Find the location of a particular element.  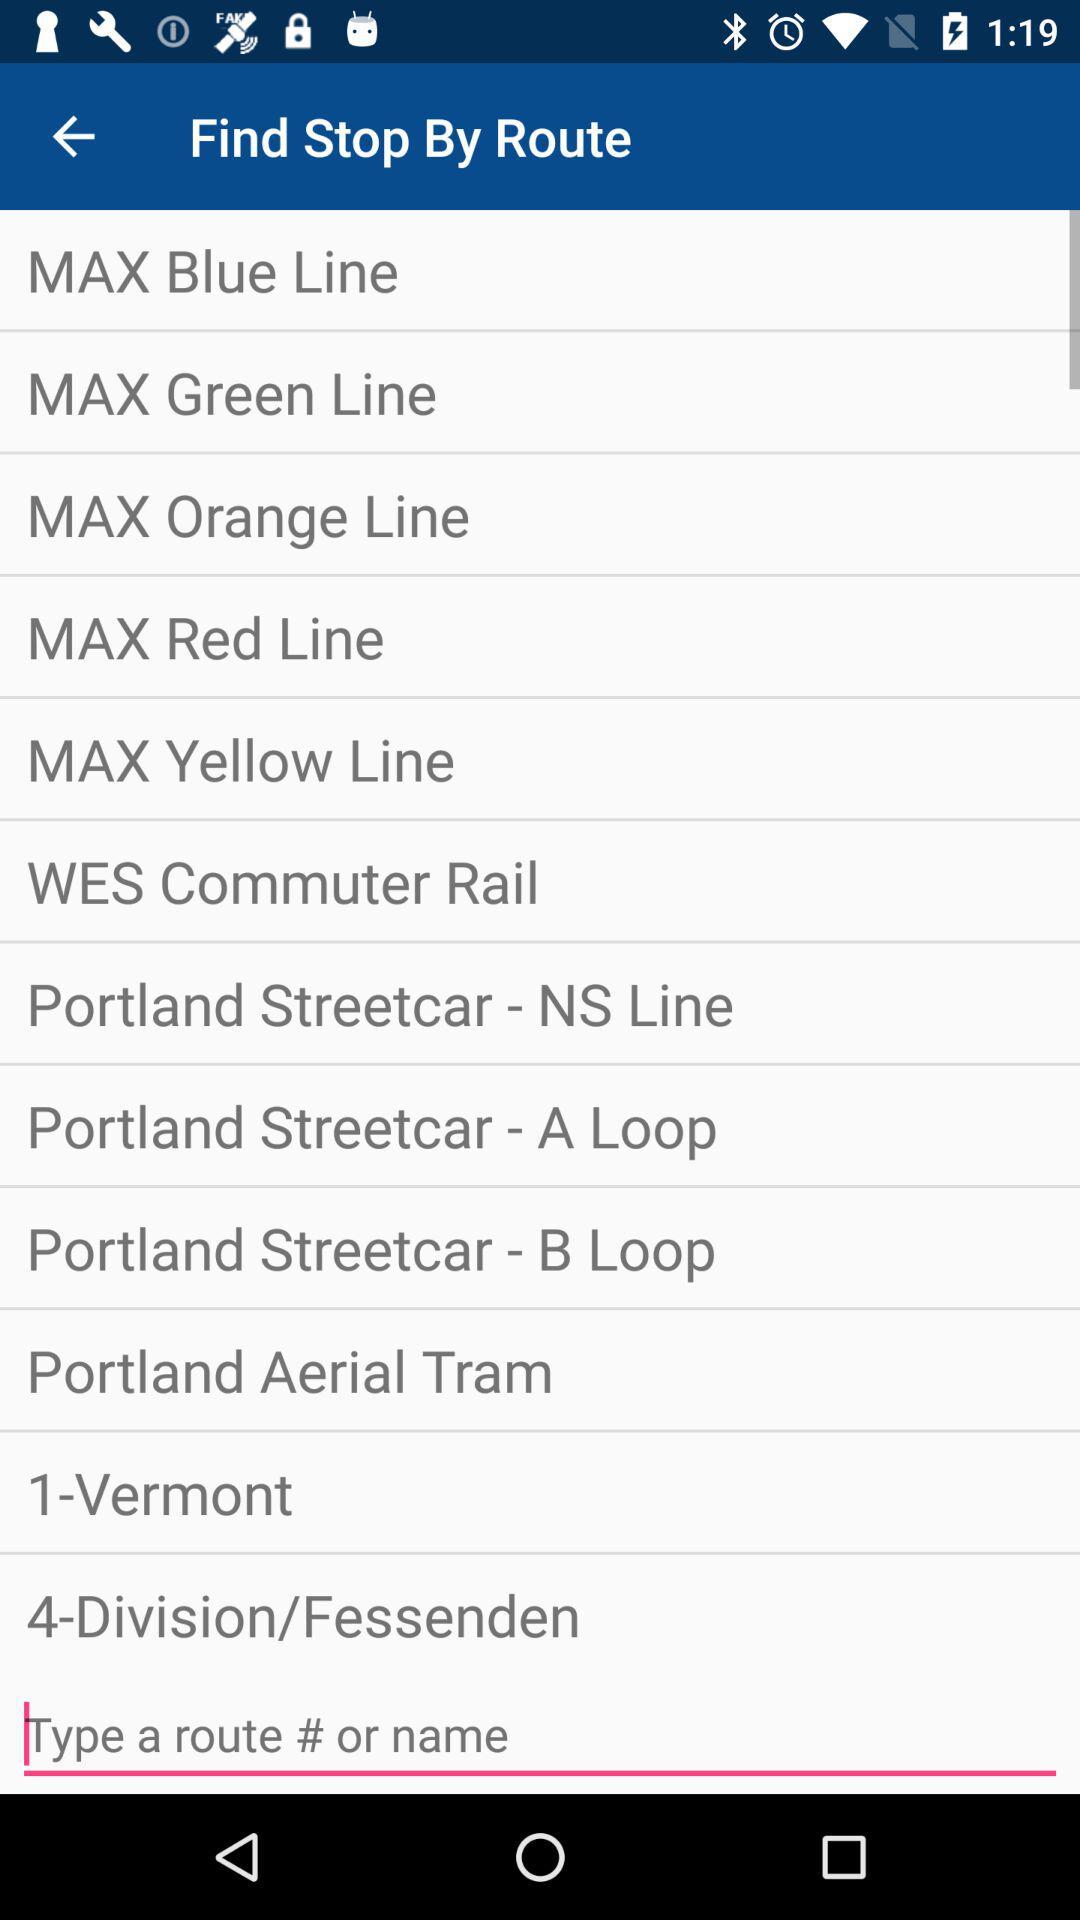

icon to the left of find stop by is located at coordinates (72, 135).